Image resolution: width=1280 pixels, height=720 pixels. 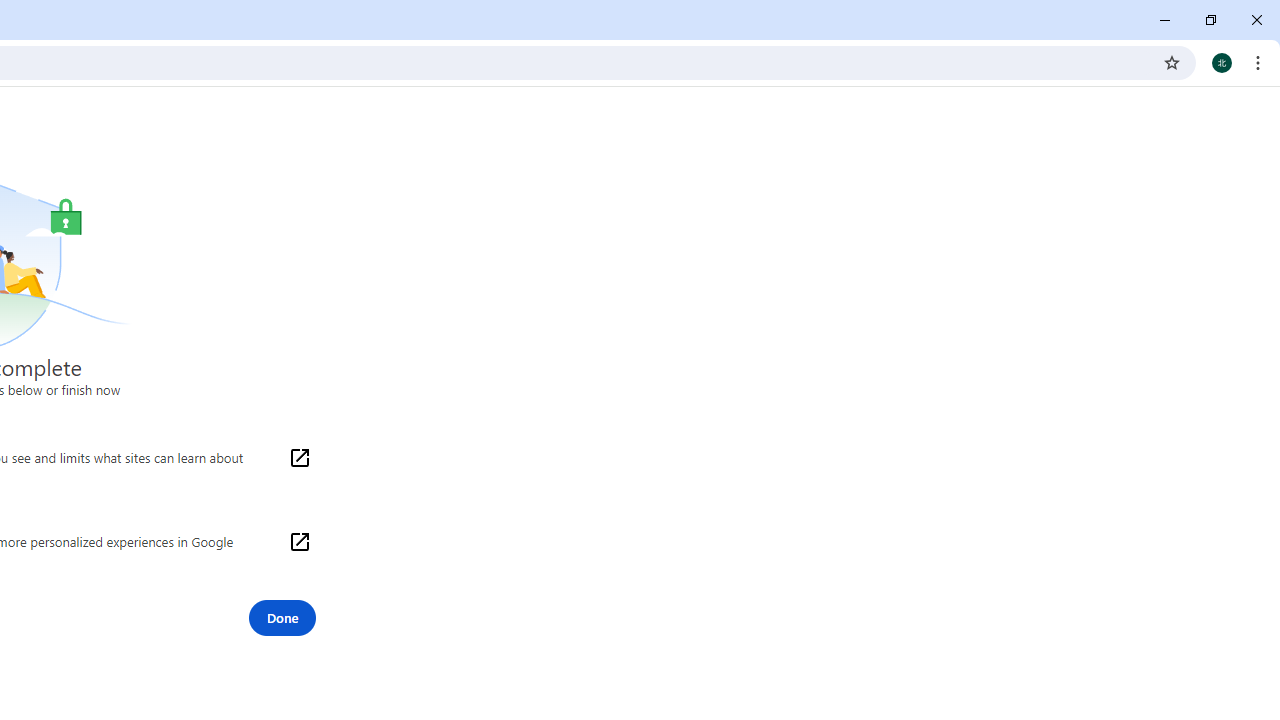 I want to click on 'Done', so click(x=281, y=617).